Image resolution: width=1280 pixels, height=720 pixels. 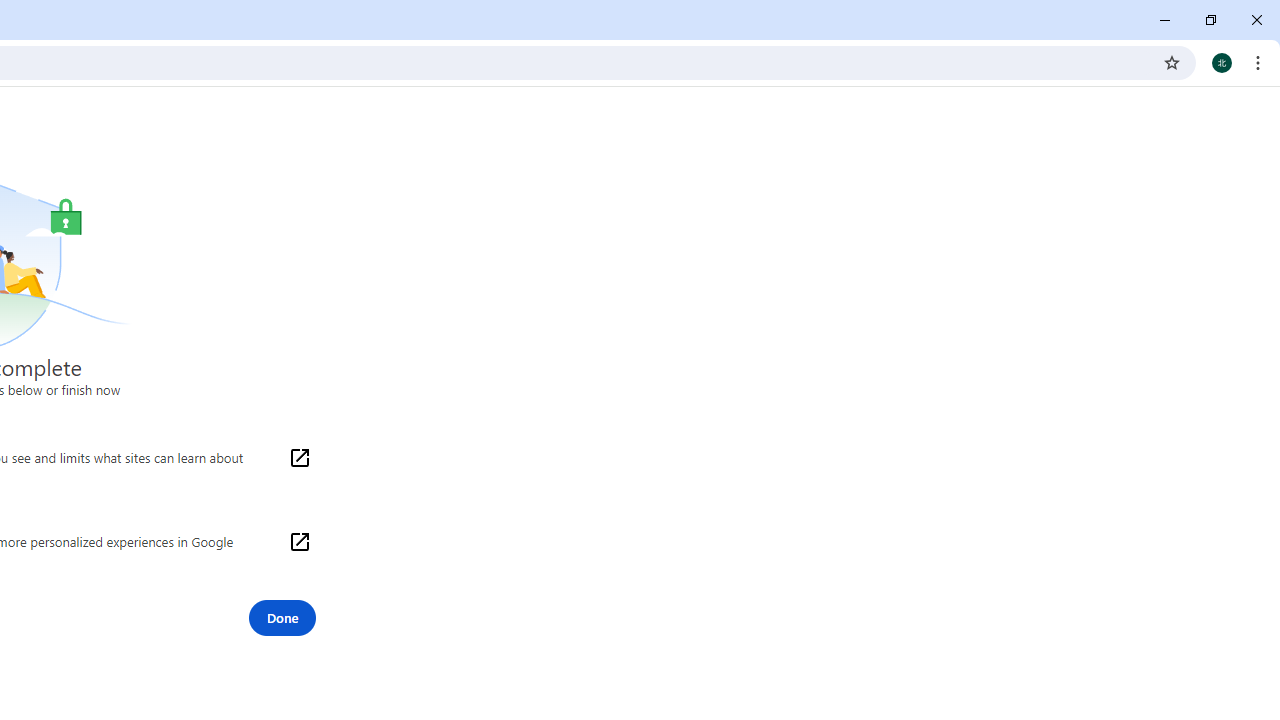 I want to click on 'Done', so click(x=281, y=617).